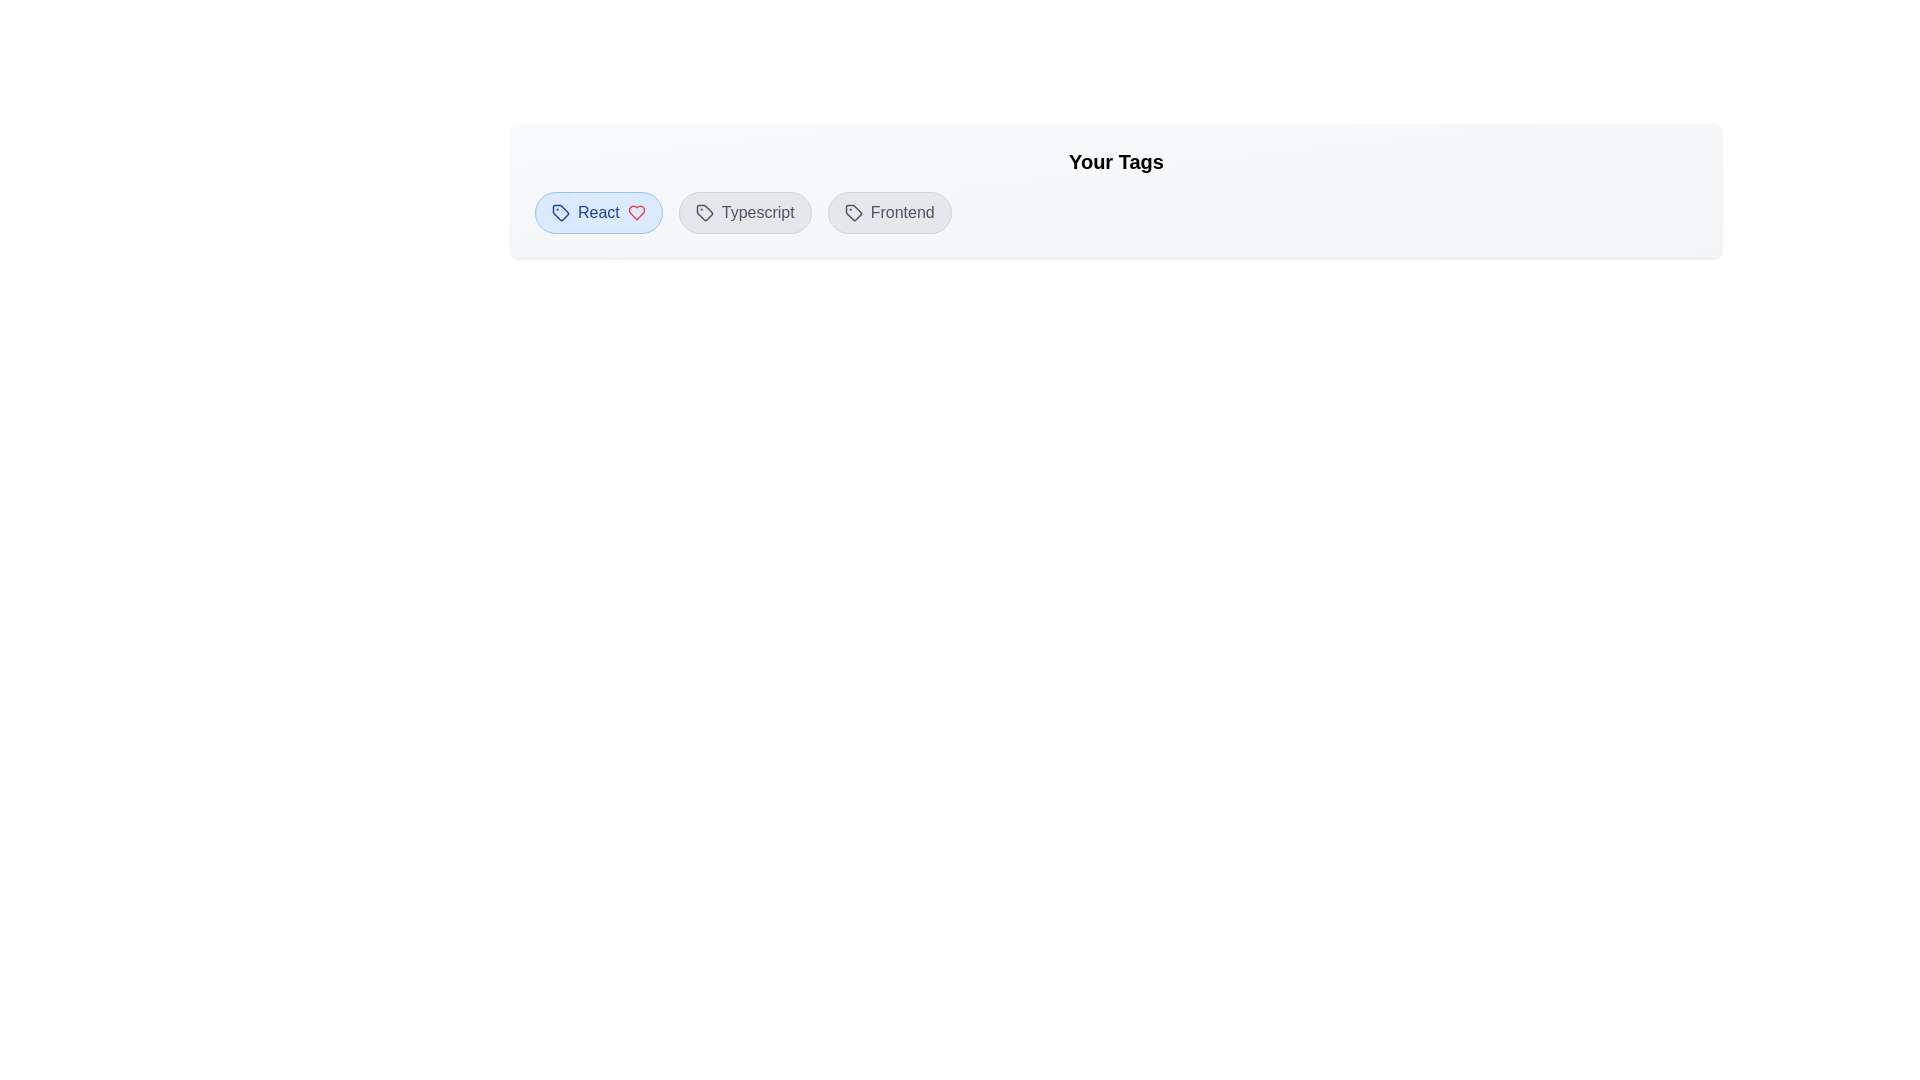  What do you see at coordinates (853, 212) in the screenshot?
I see `the decorative icon associated with the tag Frontend` at bounding box center [853, 212].